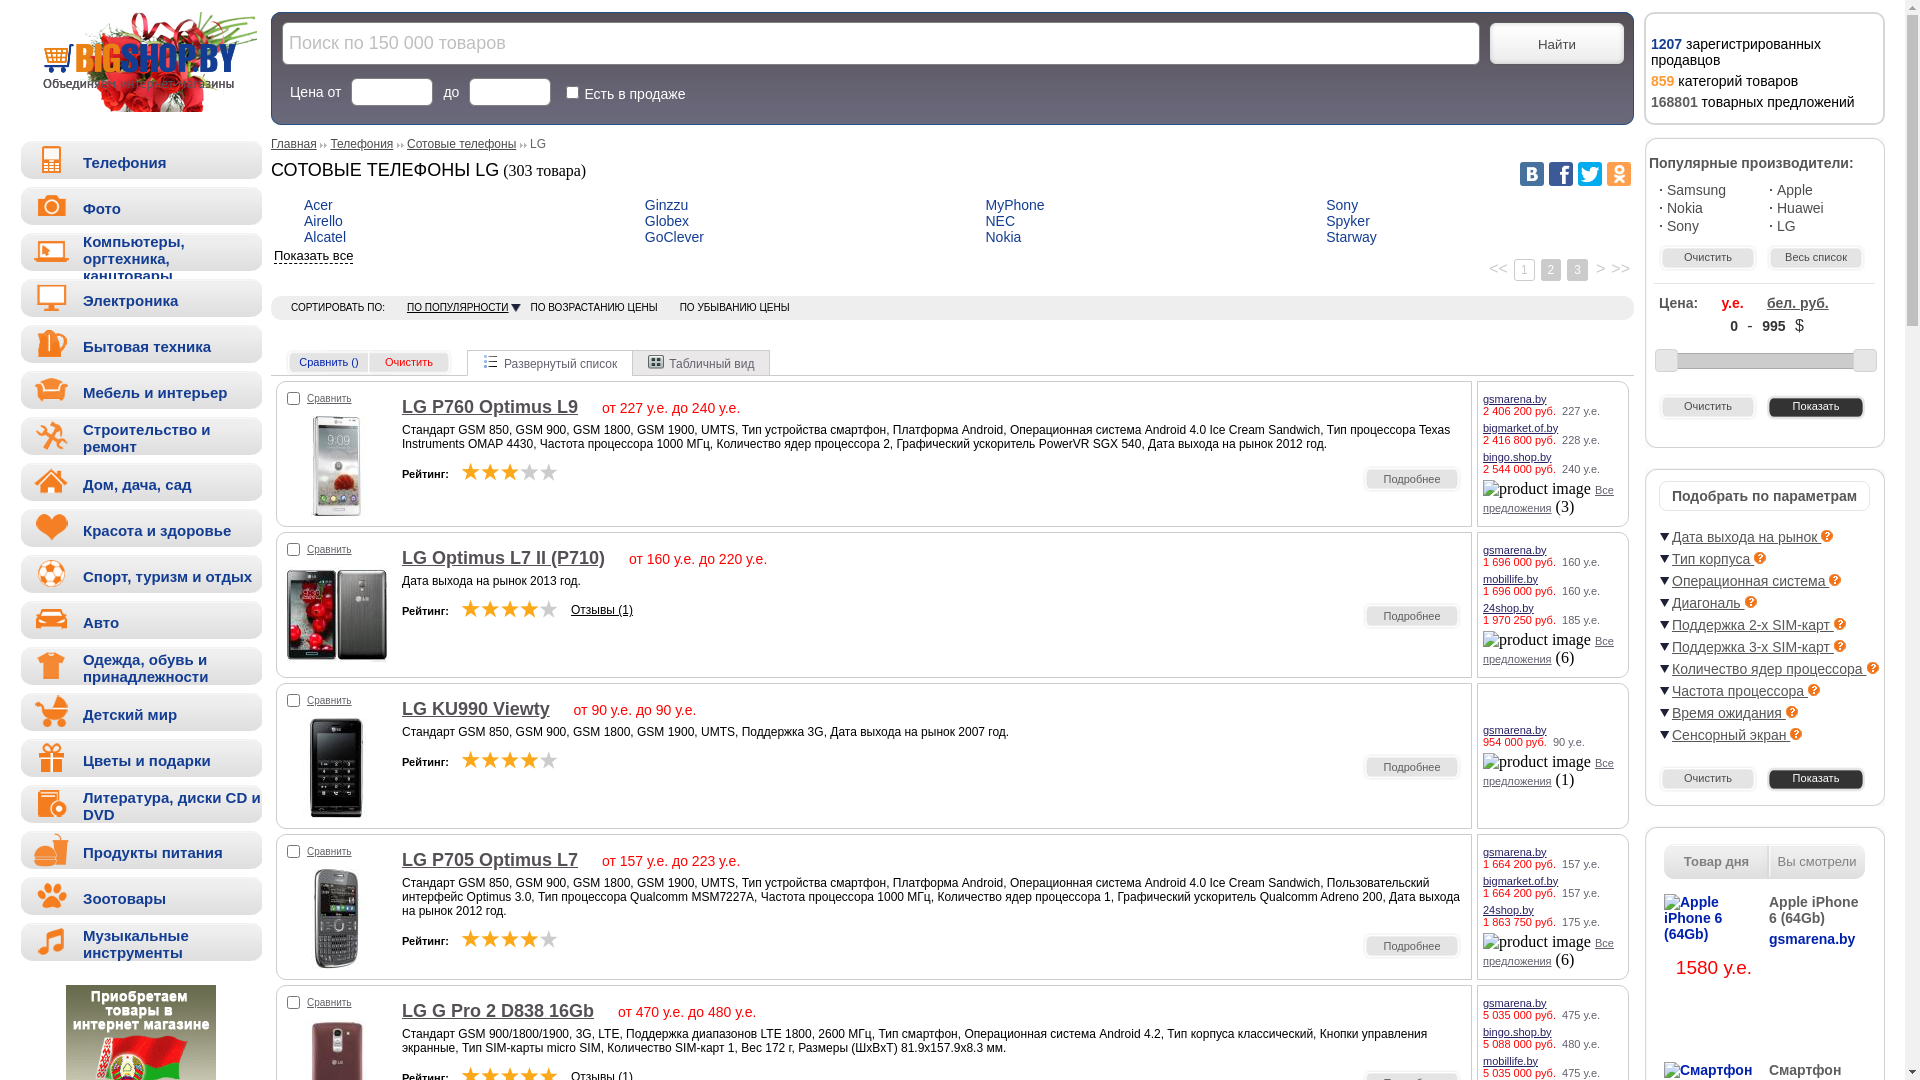 The image size is (1920, 1080). What do you see at coordinates (1620, 267) in the screenshot?
I see `'>>'` at bounding box center [1620, 267].